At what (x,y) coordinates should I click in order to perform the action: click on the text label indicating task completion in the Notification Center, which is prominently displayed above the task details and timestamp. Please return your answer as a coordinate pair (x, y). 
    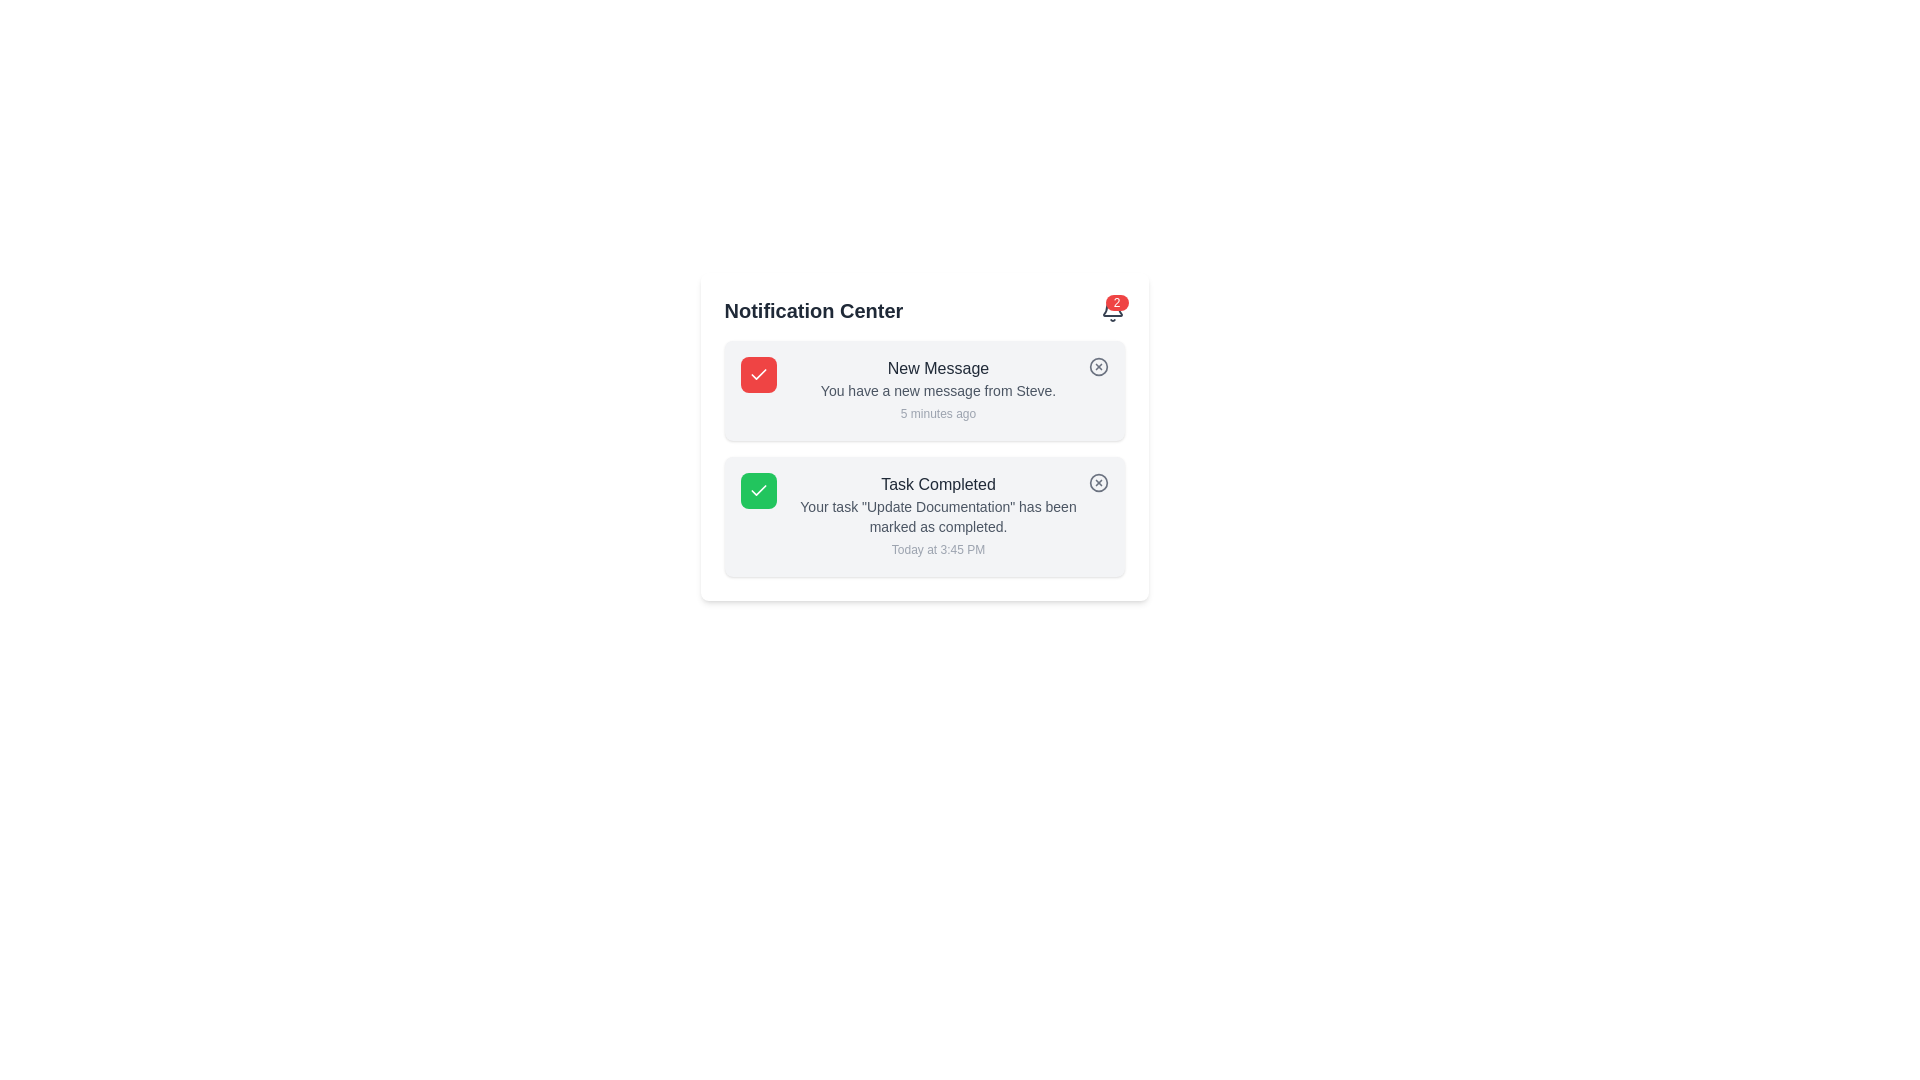
    Looking at the image, I should click on (937, 485).